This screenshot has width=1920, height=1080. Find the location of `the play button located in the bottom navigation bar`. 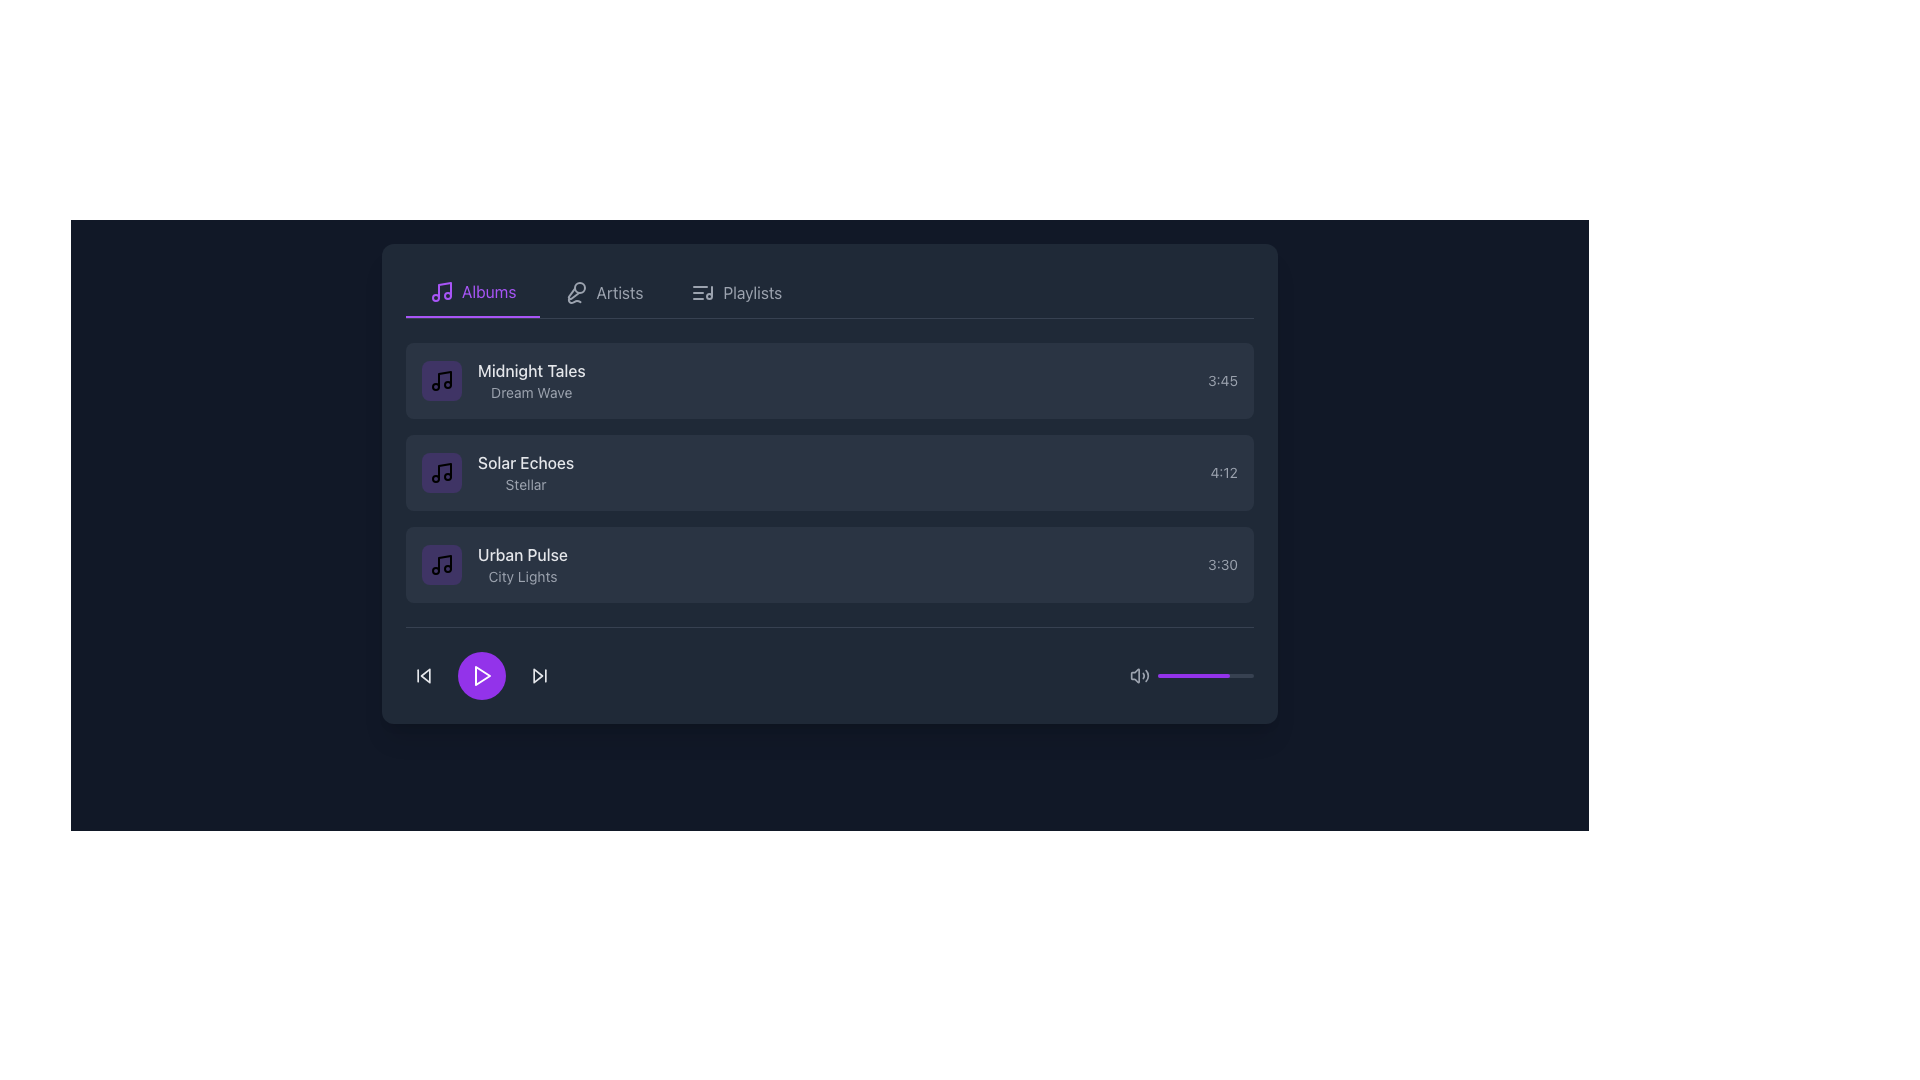

the play button located in the bottom navigation bar is located at coordinates (483, 675).